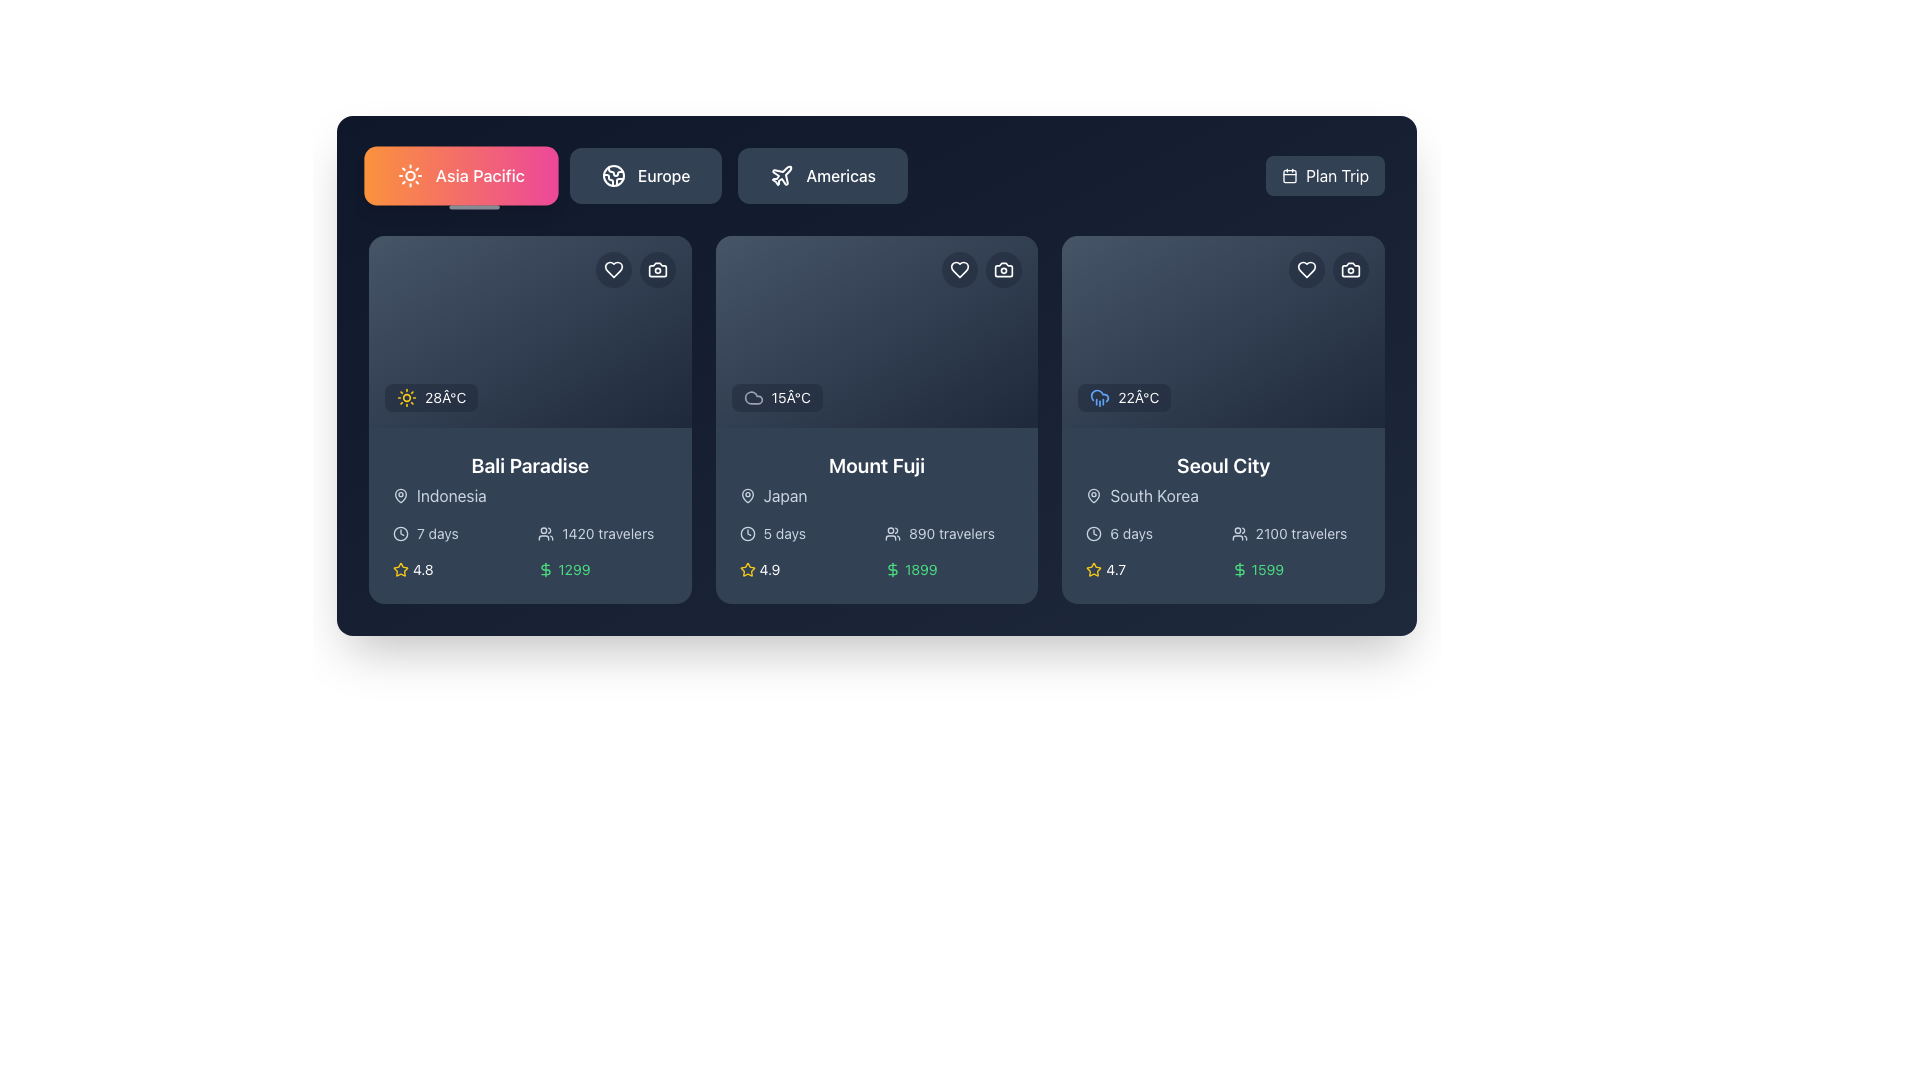  What do you see at coordinates (573, 570) in the screenshot?
I see `the static text label displaying '1299' in a bold sans-serif font, styled in bright green, located at the bottom center of the 'Bali Paradise' card` at bounding box center [573, 570].